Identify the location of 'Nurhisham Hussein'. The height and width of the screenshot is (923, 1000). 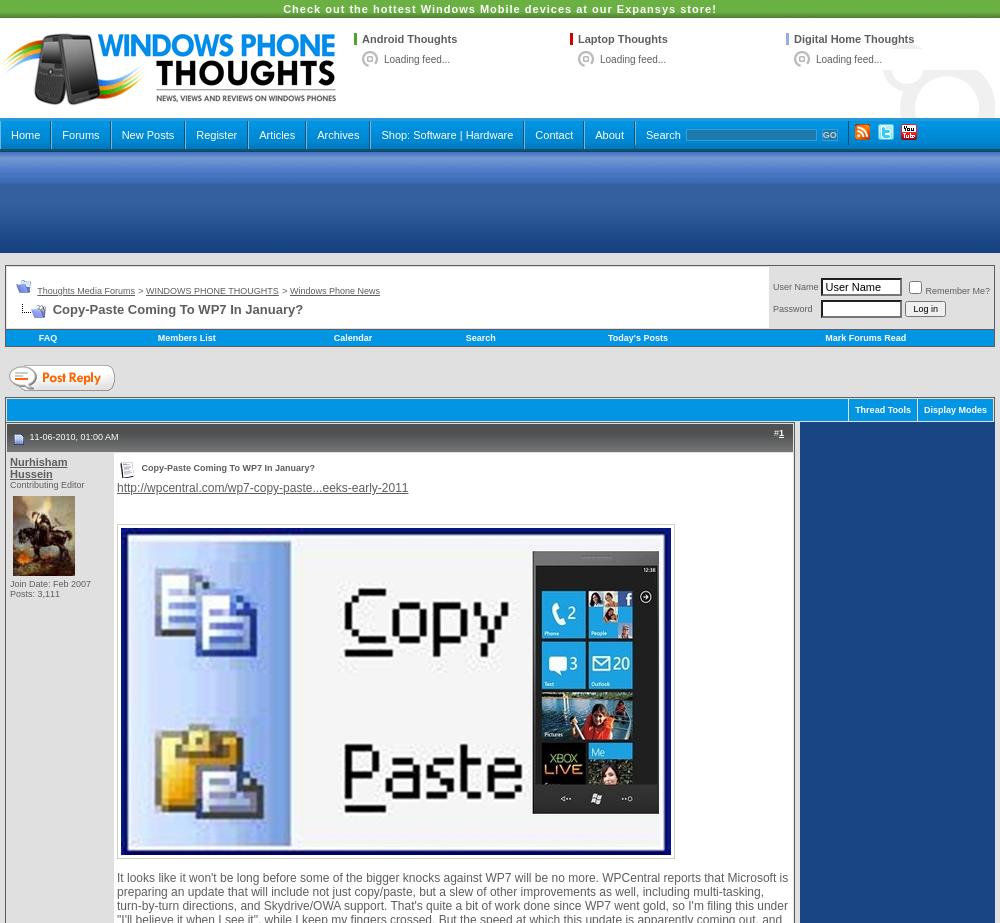
(38, 466).